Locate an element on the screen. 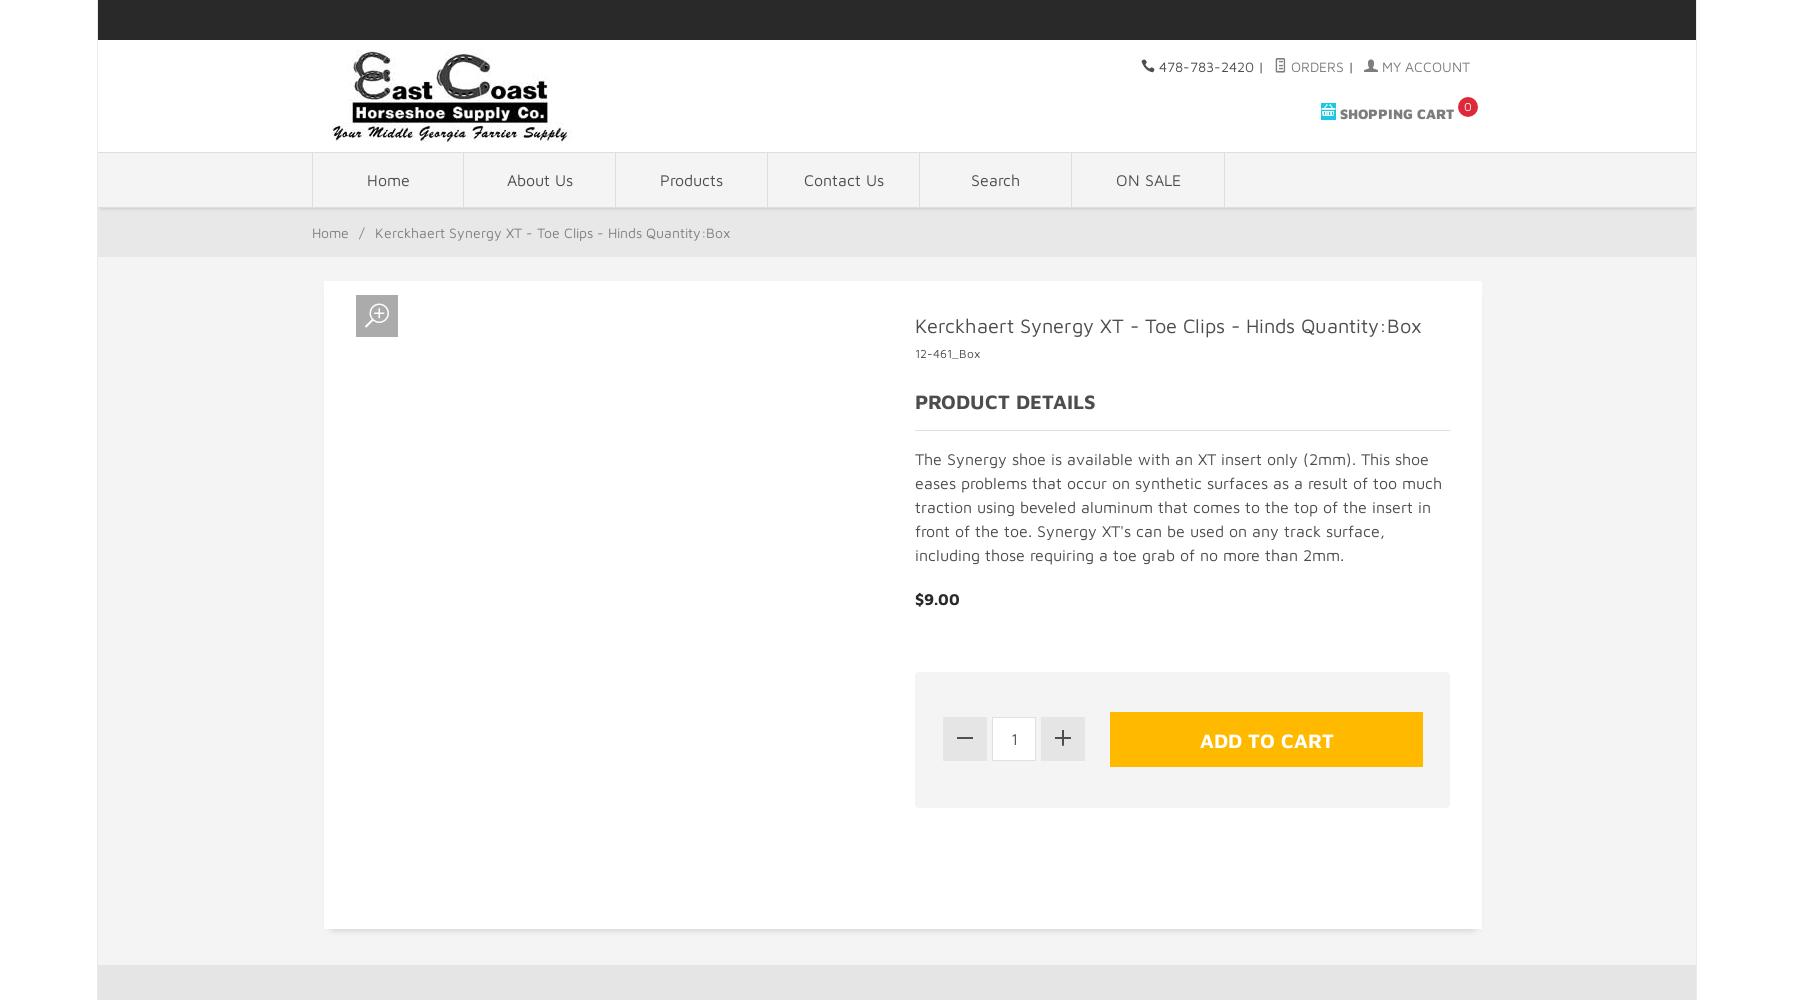 Image resolution: width=1794 pixels, height=1000 pixels. 'The Synergy shoe is available with an XT insert only (2mm). This shoe eases problems that occur on synthetic surfaces as a result of too much traction using beveled aluminum that comes to the top of the insert in front of the toe. Synergy XT's can be used on any track surface, including those requiring a toe grab of no more than 2mm.' is located at coordinates (1177, 506).